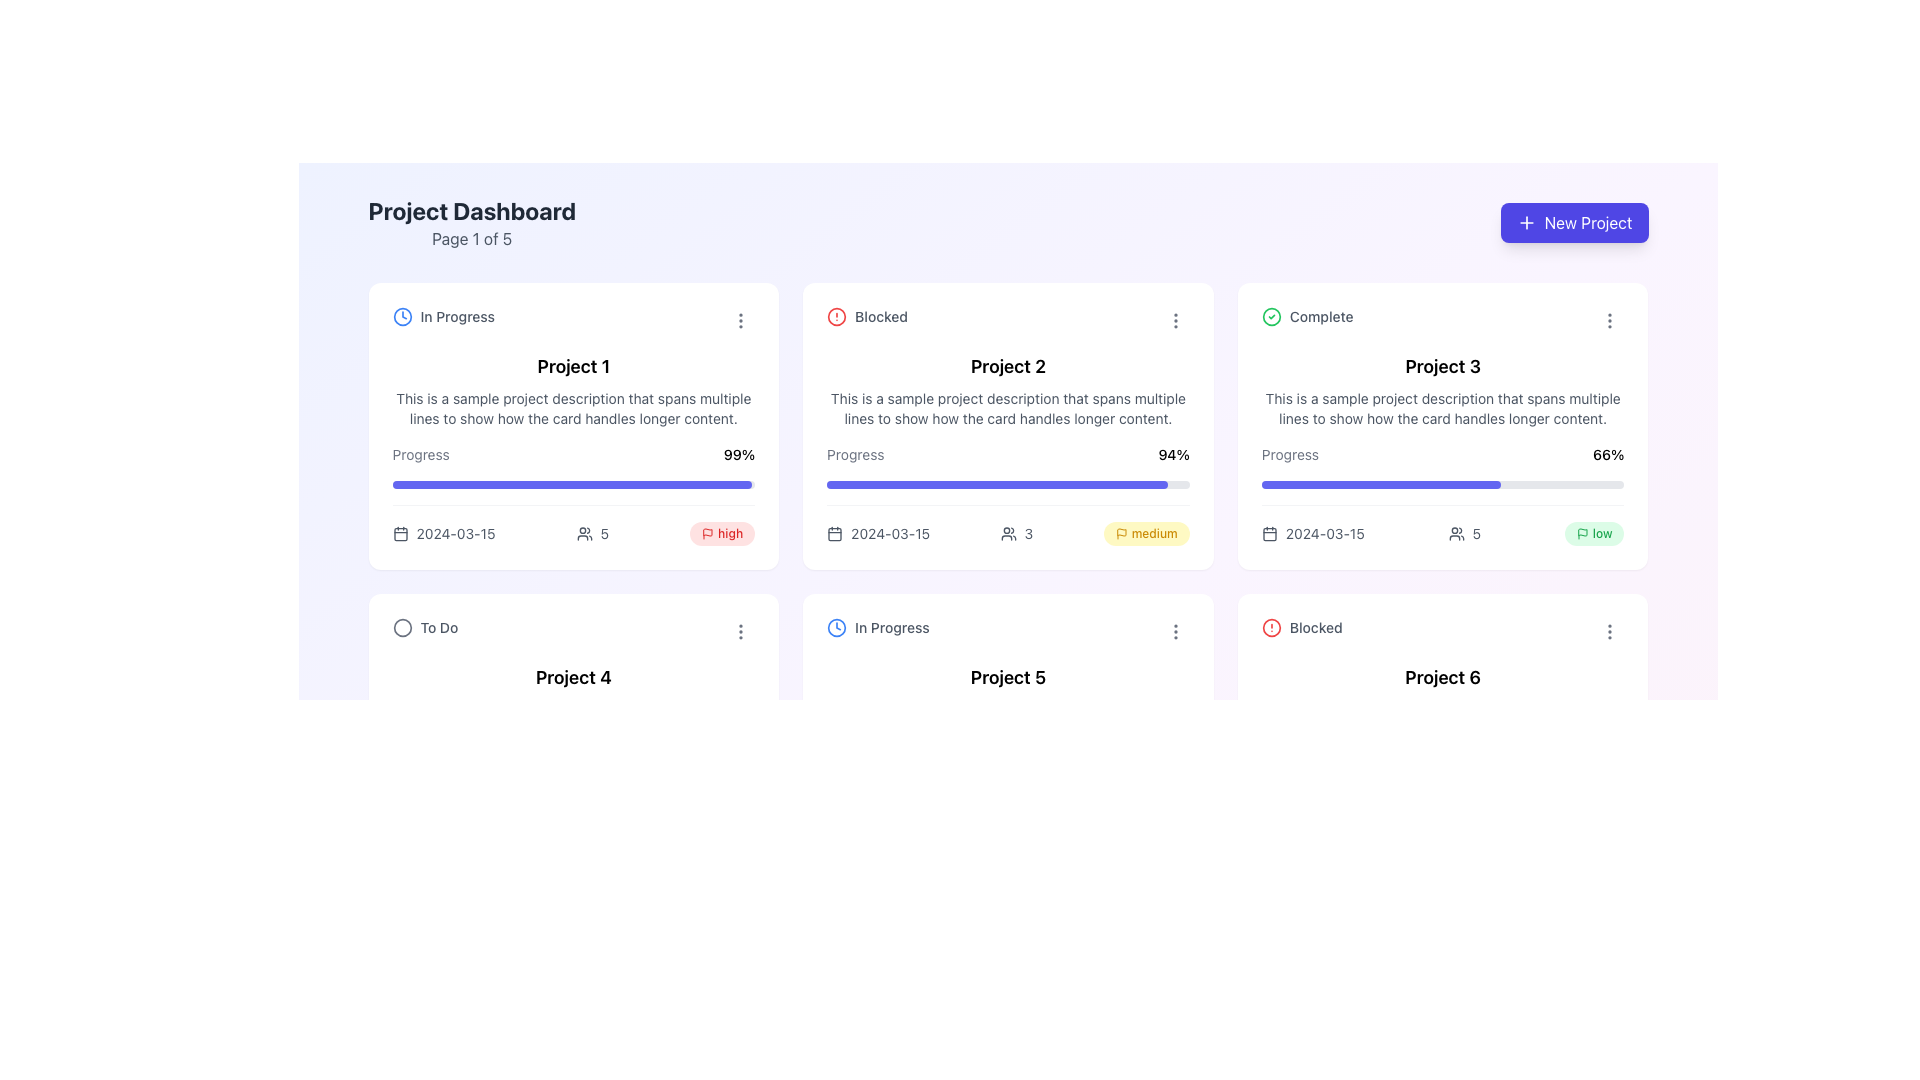 The image size is (1920, 1080). Describe the element at coordinates (572, 524) in the screenshot. I see `the text element displaying the number of participants associated with 'Project 1', which is located at the bottom of the card in the first column of a grid layout, positioned between a calendar icon and a priority level label` at that location.